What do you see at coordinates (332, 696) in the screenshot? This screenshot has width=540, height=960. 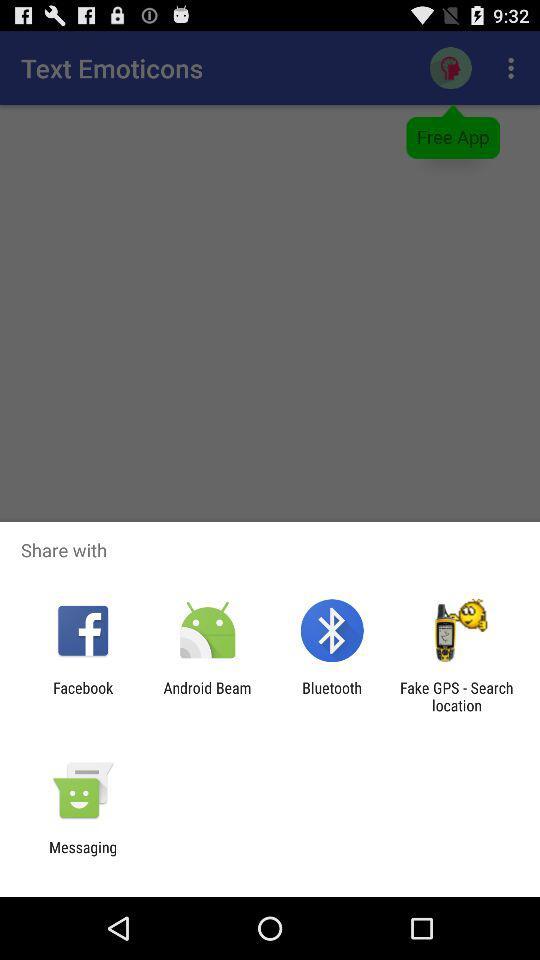 I see `icon to the right of android beam` at bounding box center [332, 696].